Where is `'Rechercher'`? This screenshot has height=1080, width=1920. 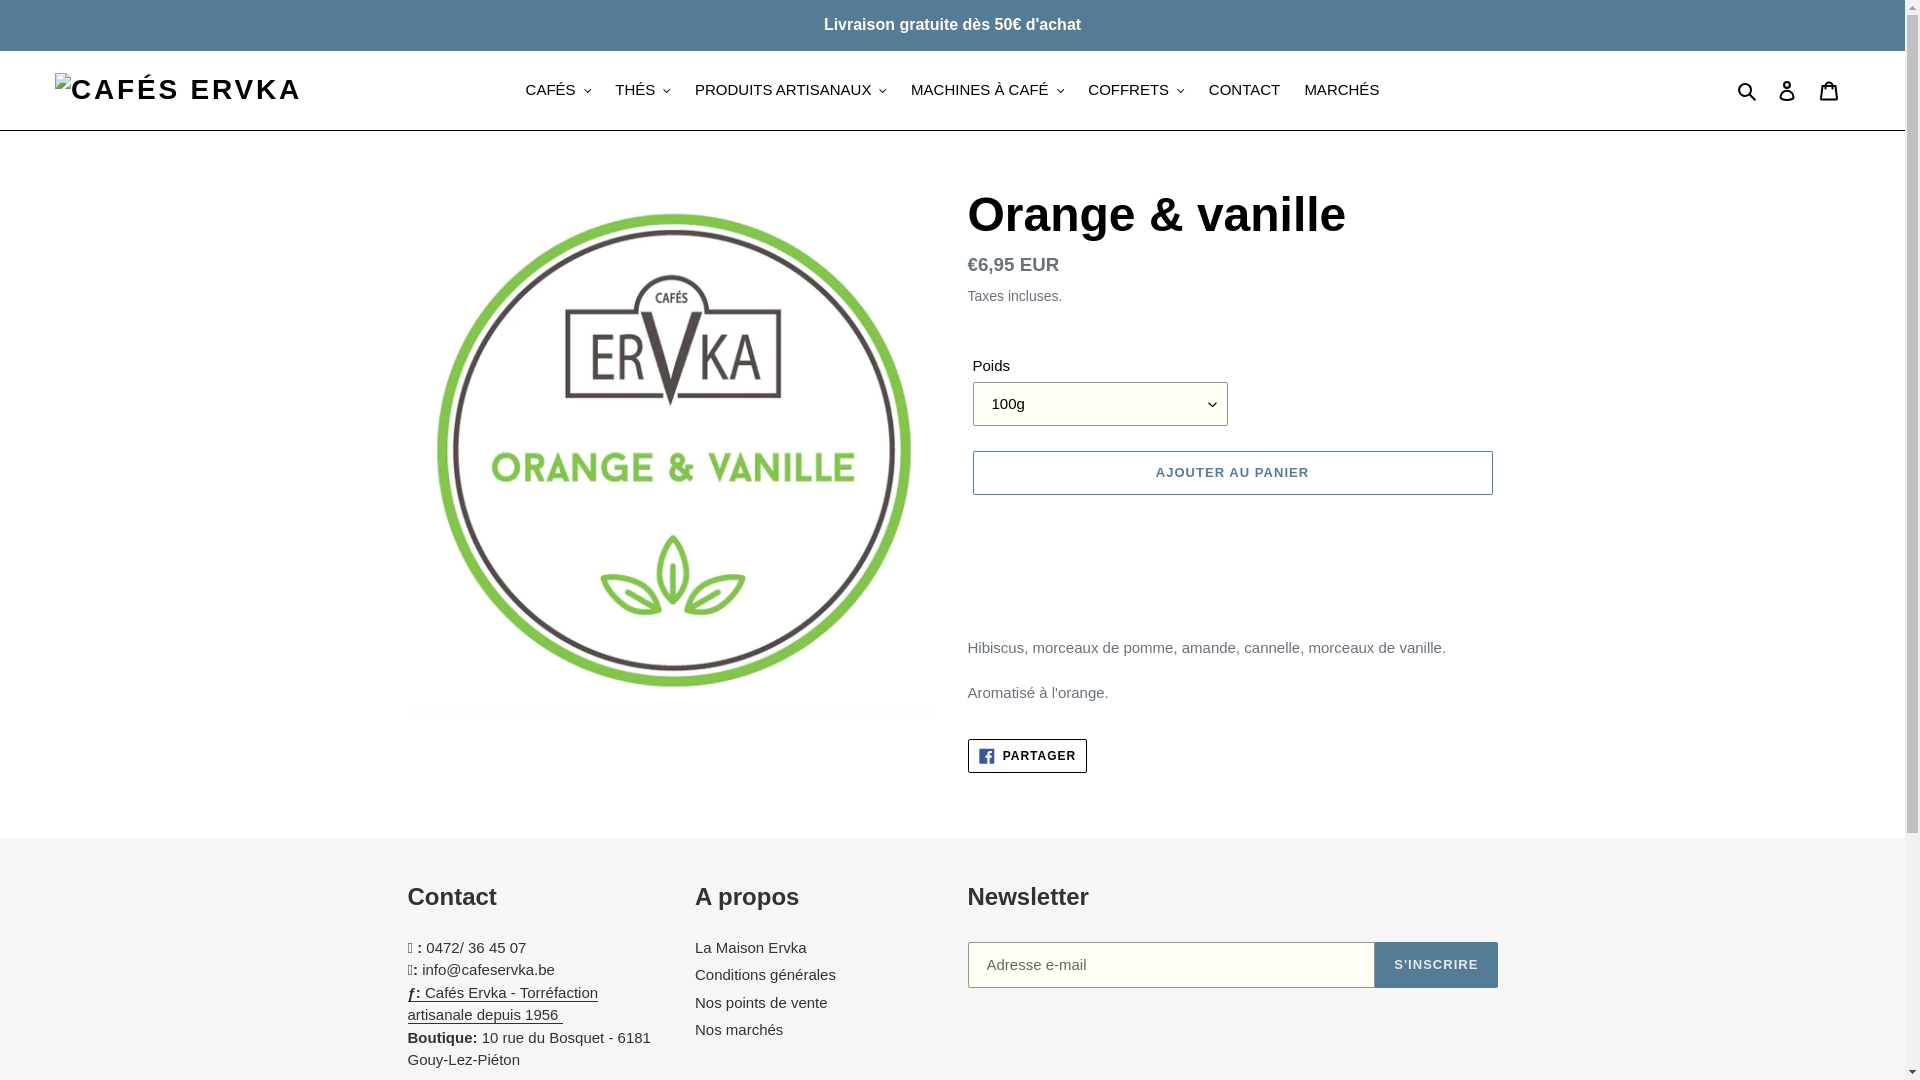 'Rechercher' is located at coordinates (1747, 90).